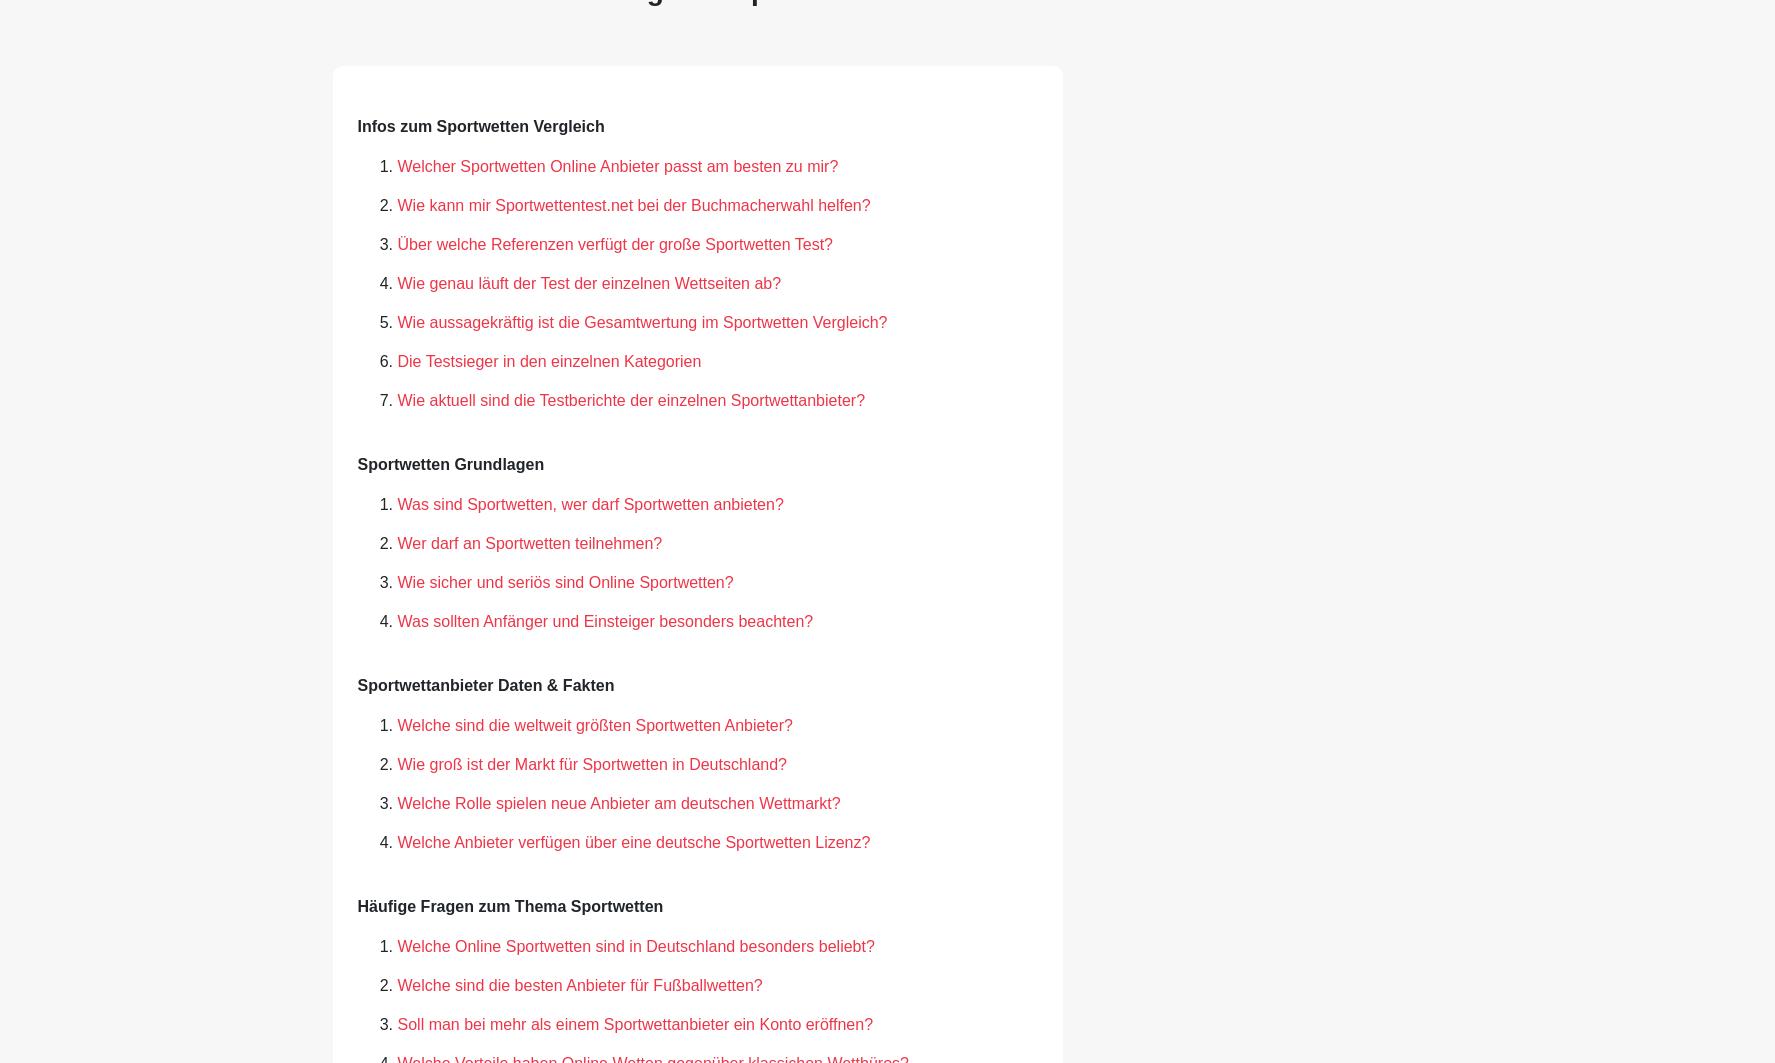  Describe the element at coordinates (642, 321) in the screenshot. I see `'Wie aussagekräftig ist die Gesamtwertung im Sportwetten Vergleich?'` at that location.